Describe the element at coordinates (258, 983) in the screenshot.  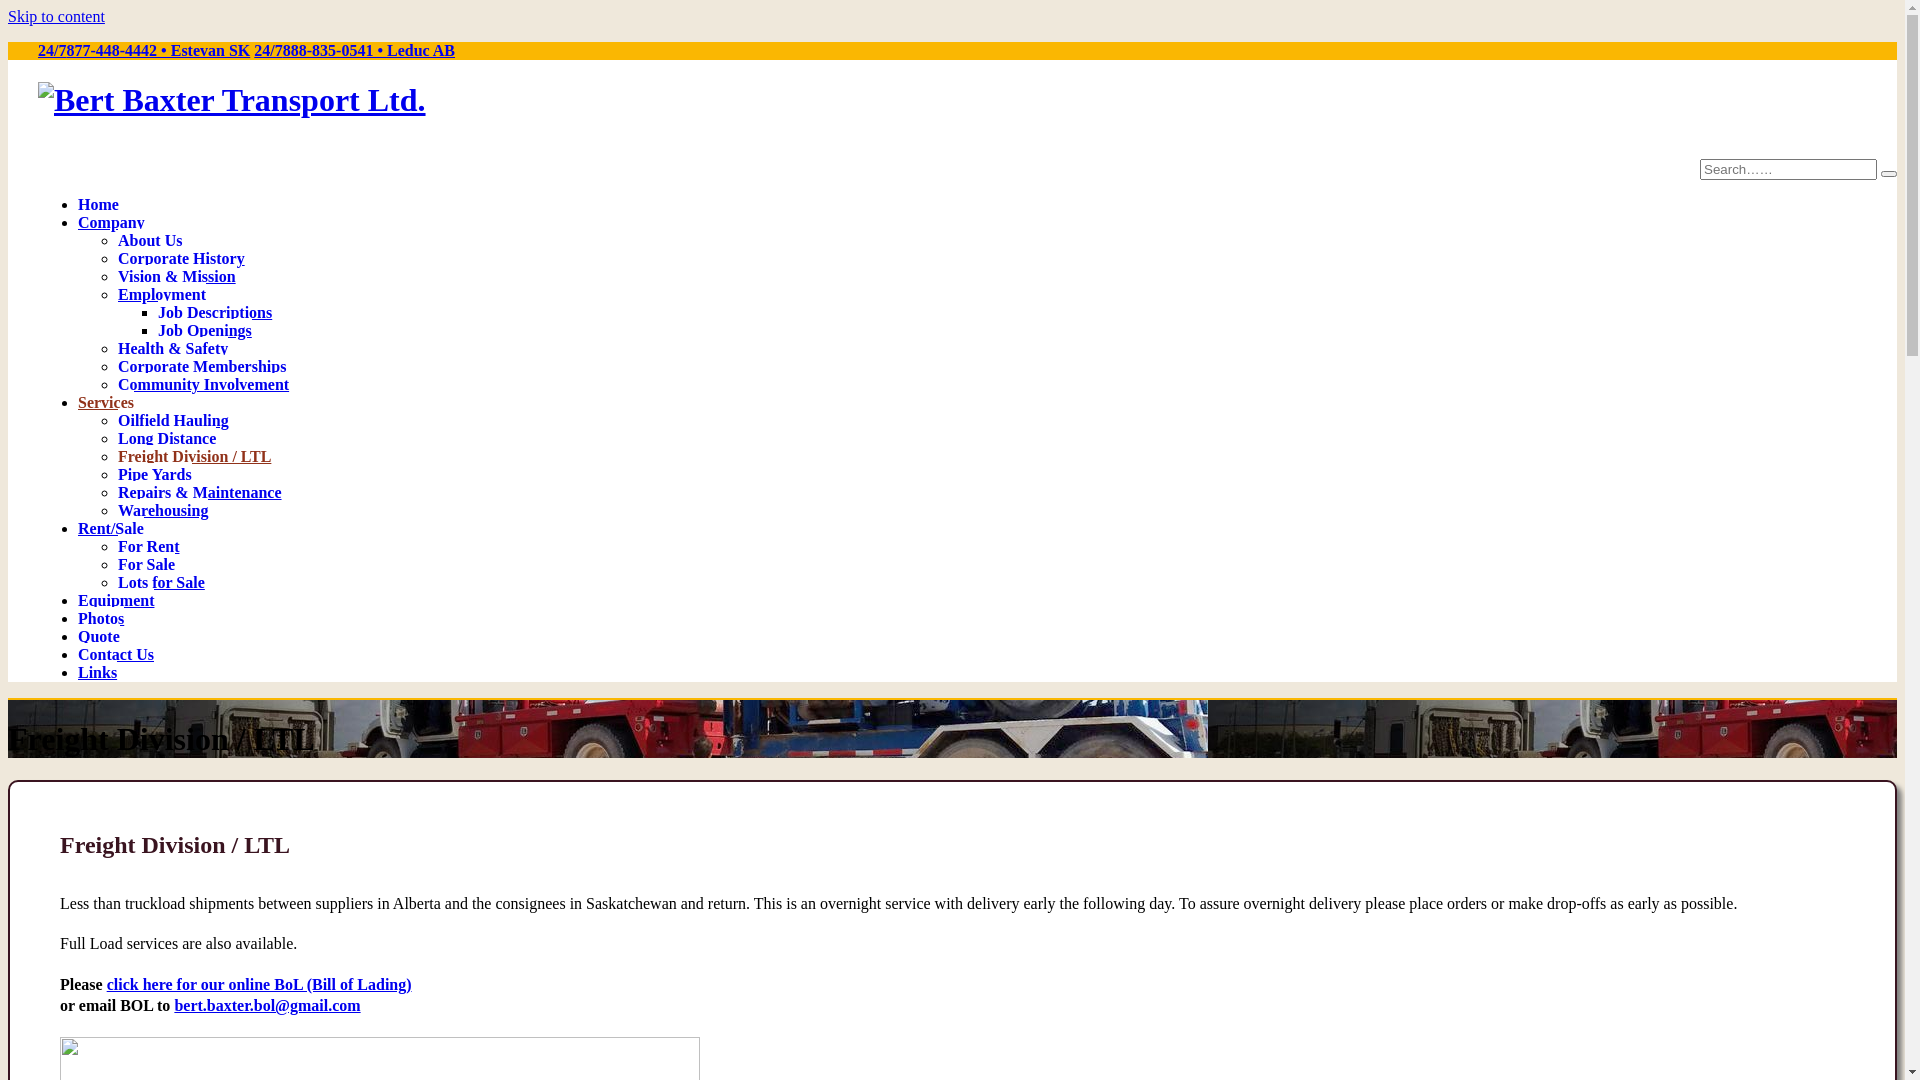
I see `'click here for our online BoL (Bill of Lading)'` at that location.